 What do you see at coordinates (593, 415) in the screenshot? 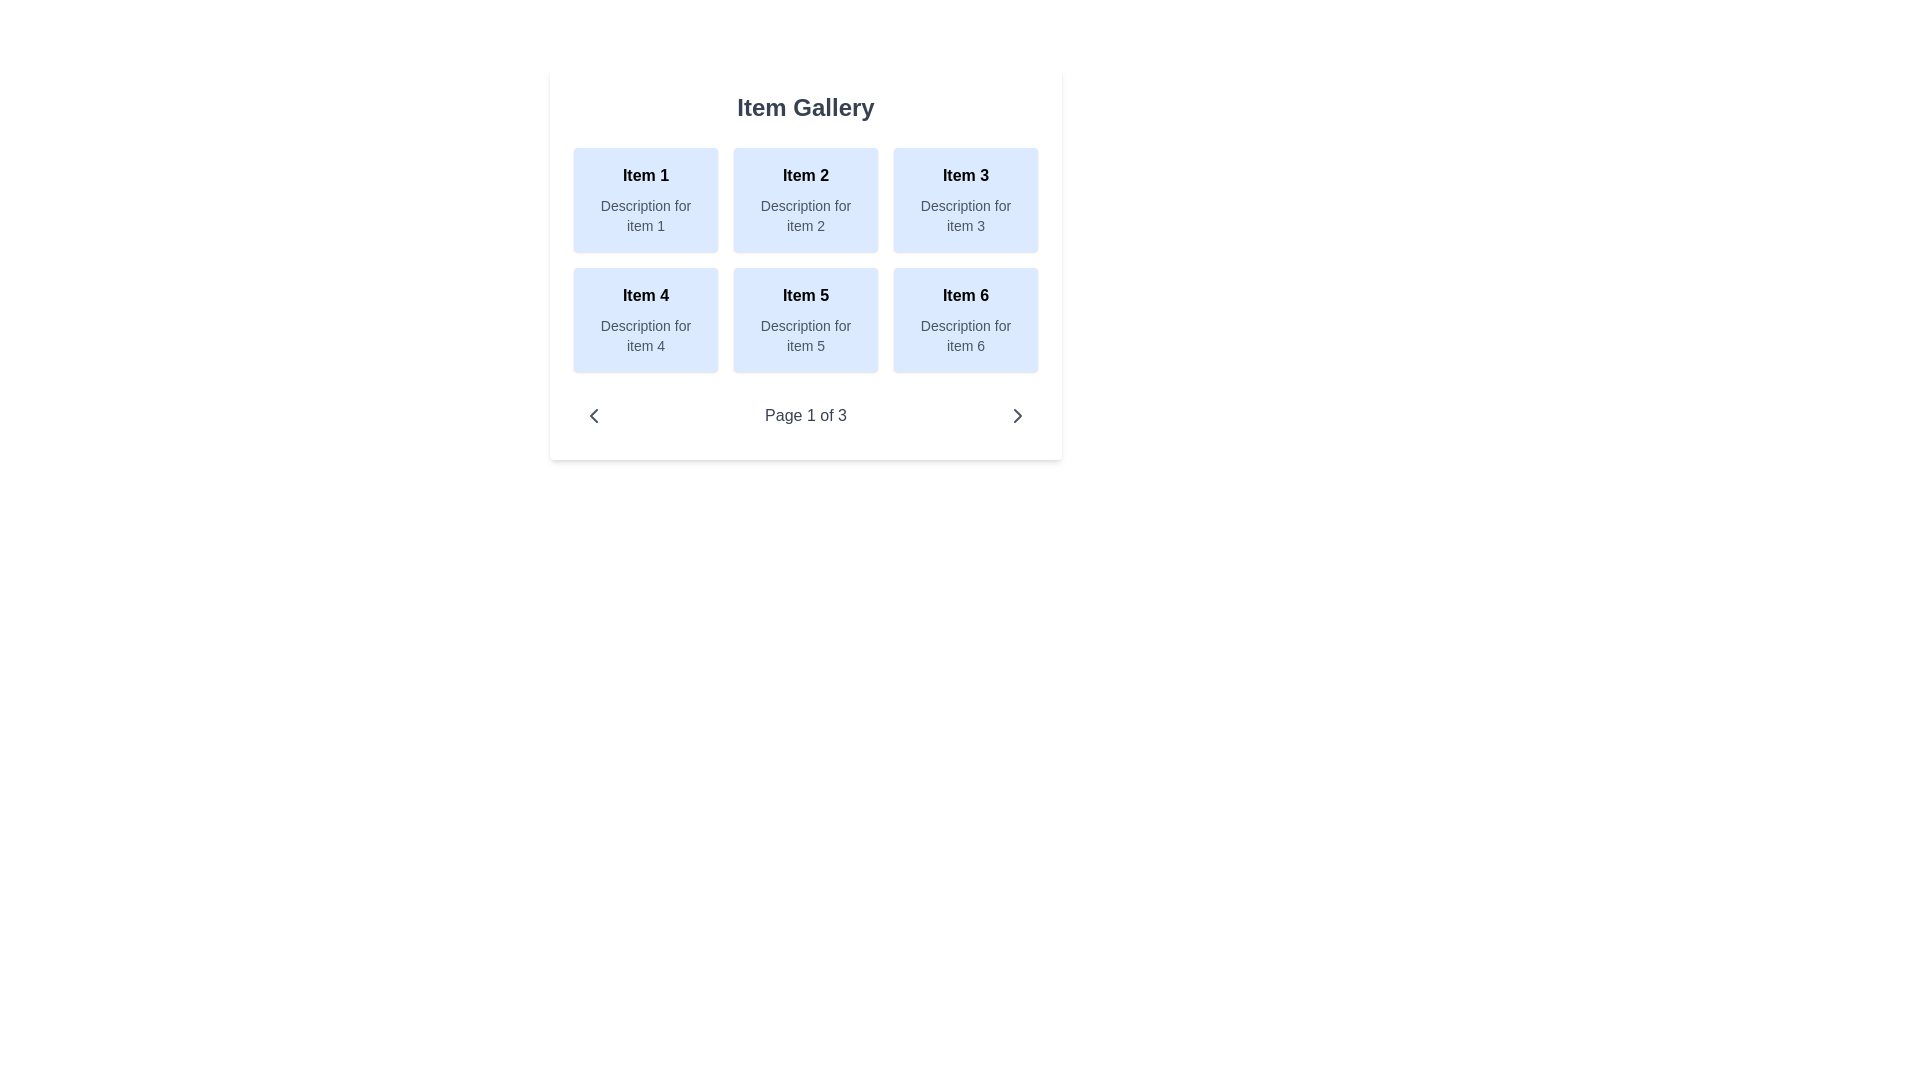
I see `the left-pointing chevron icon located at the bottom left side of the interface` at bounding box center [593, 415].